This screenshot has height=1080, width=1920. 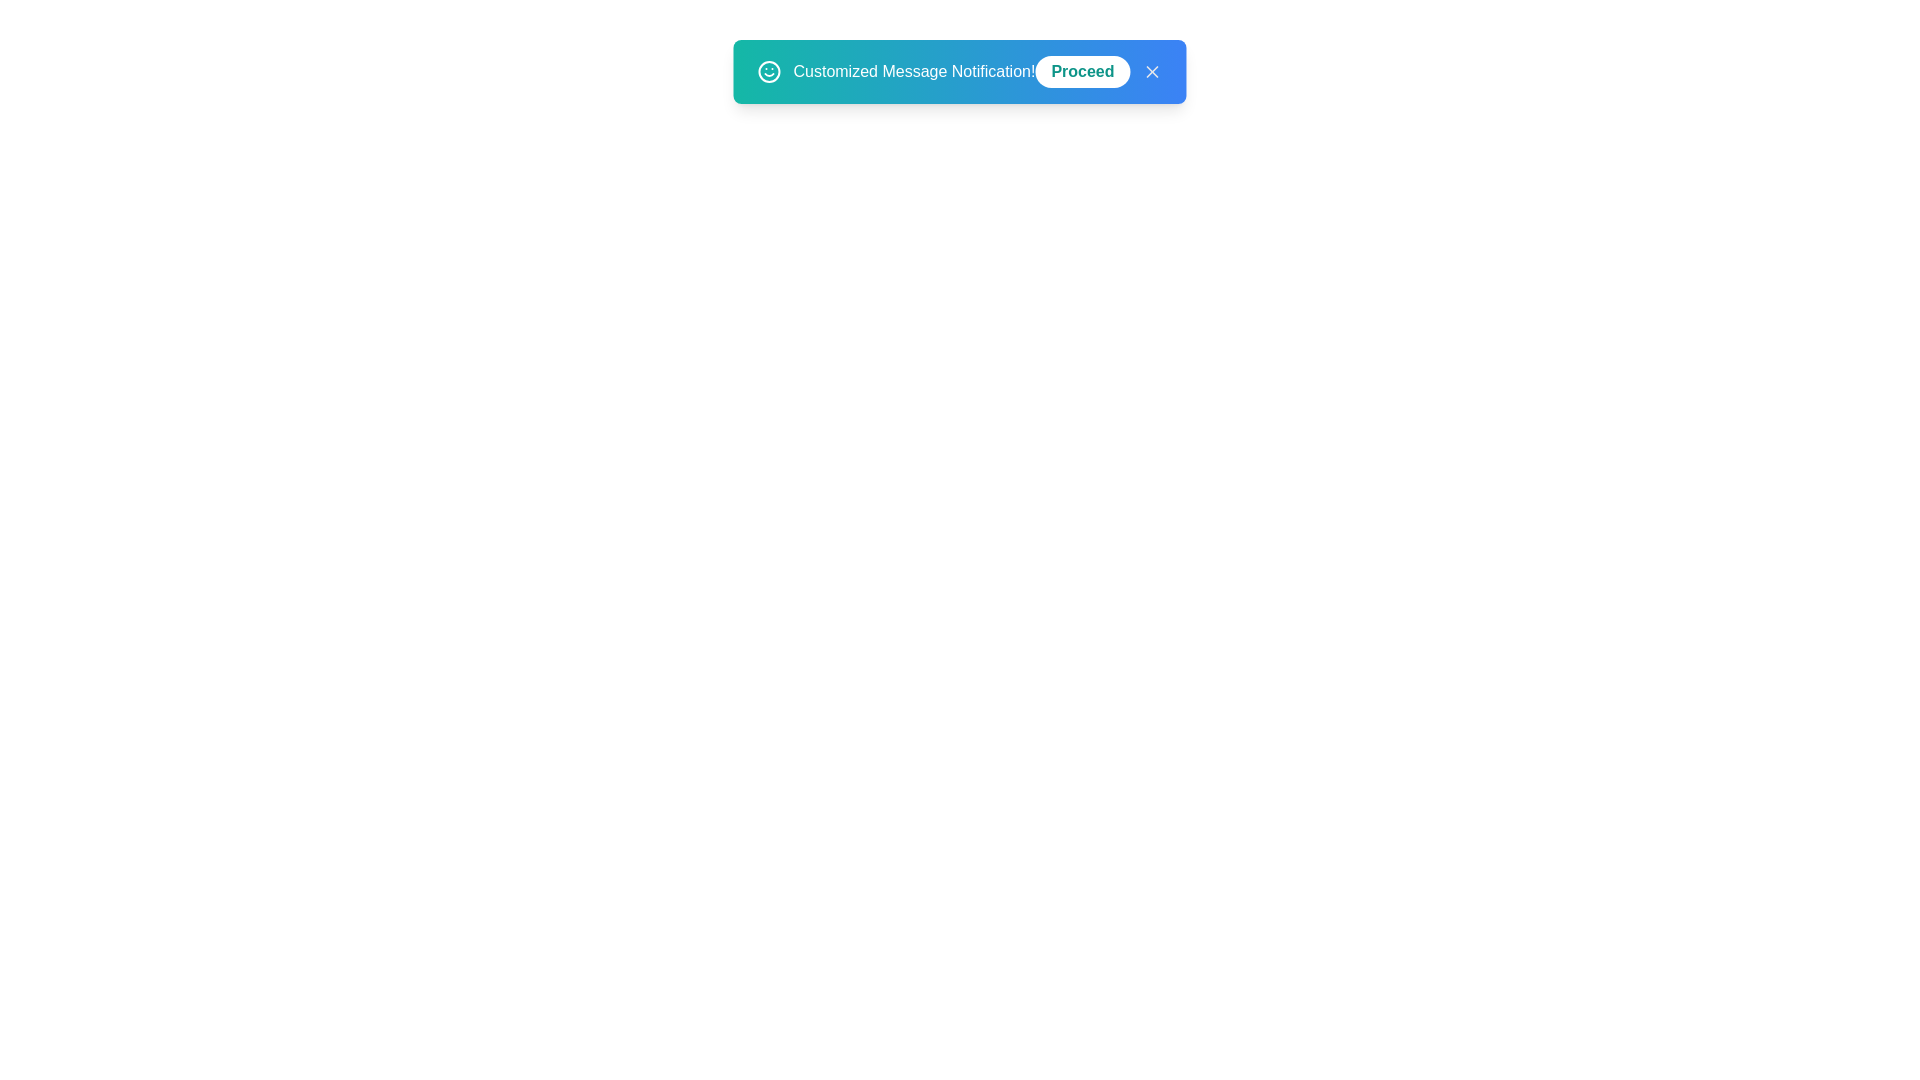 What do you see at coordinates (1081, 71) in the screenshot?
I see `the 'Proceed' button to observe its hover effect` at bounding box center [1081, 71].